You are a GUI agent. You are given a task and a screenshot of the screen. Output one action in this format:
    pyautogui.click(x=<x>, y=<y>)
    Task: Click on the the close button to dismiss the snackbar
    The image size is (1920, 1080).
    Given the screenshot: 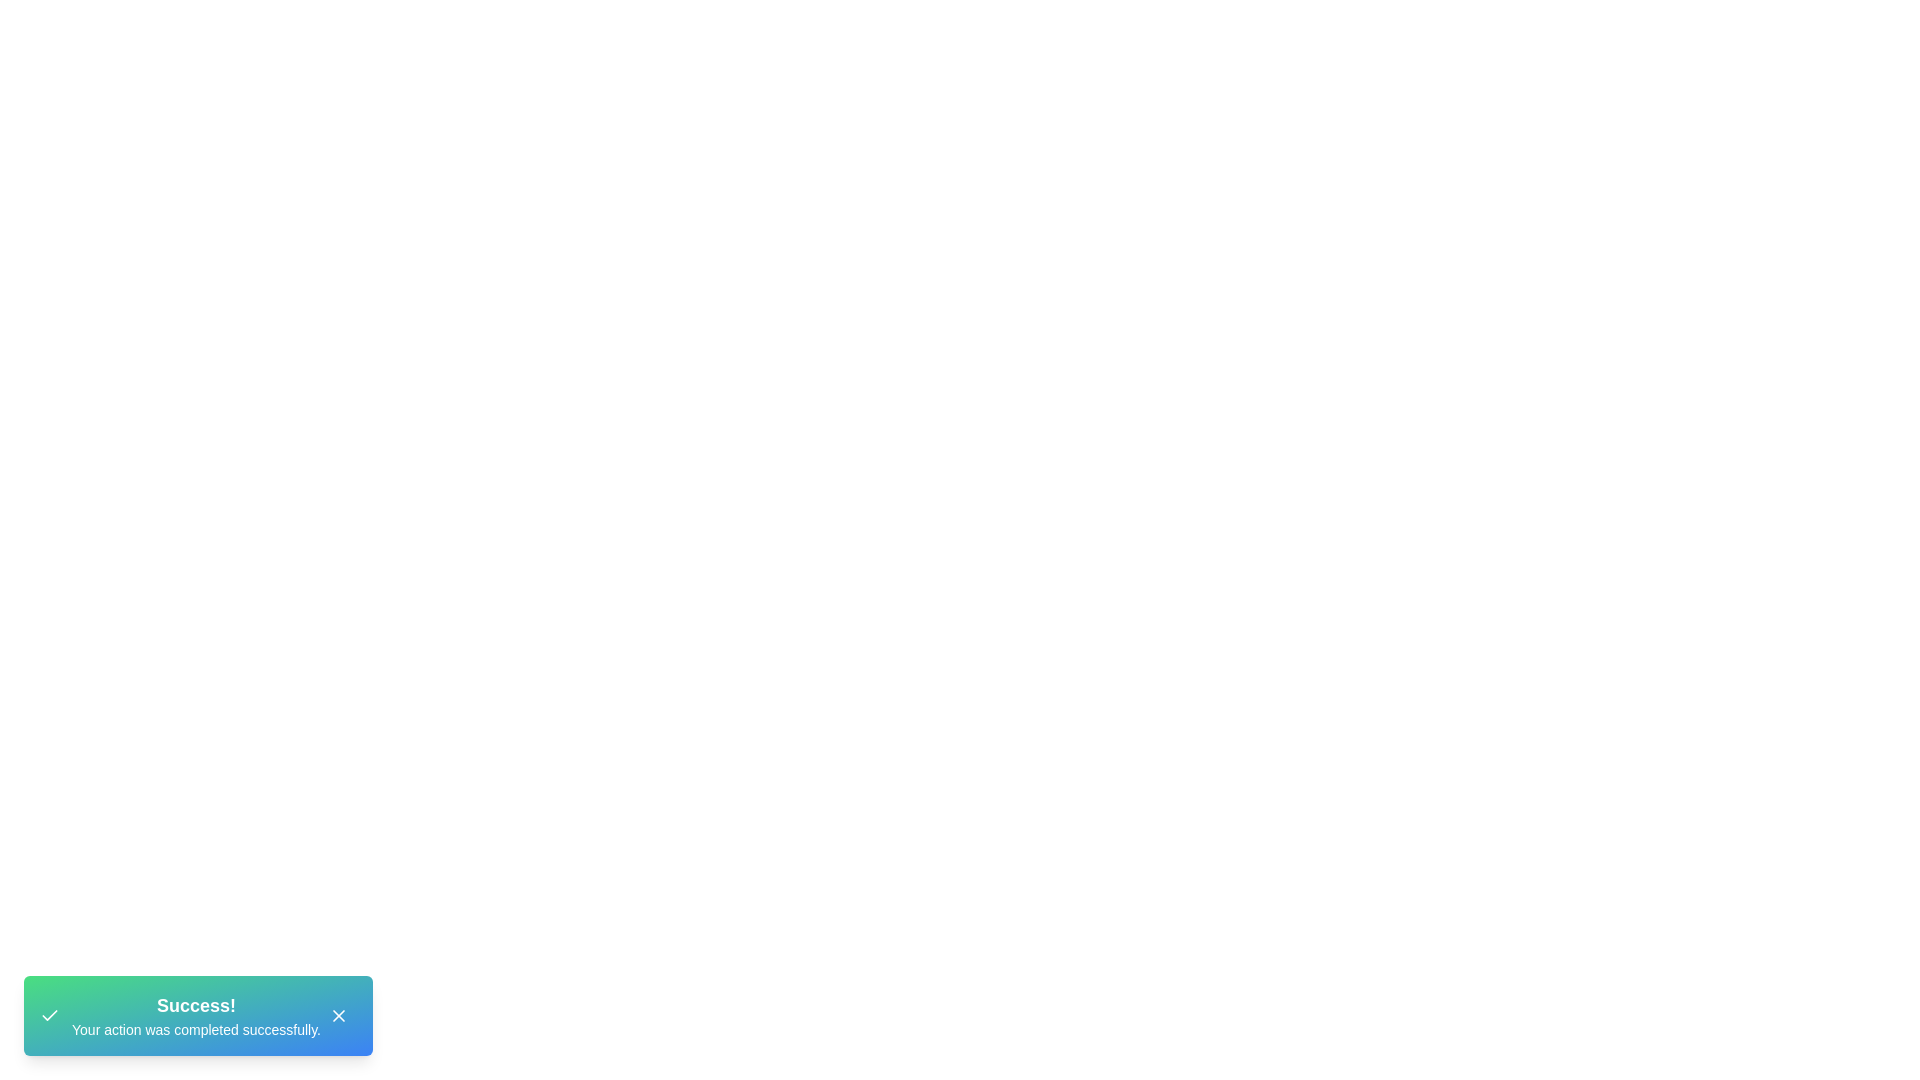 What is the action you would take?
    pyautogui.click(x=339, y=1015)
    